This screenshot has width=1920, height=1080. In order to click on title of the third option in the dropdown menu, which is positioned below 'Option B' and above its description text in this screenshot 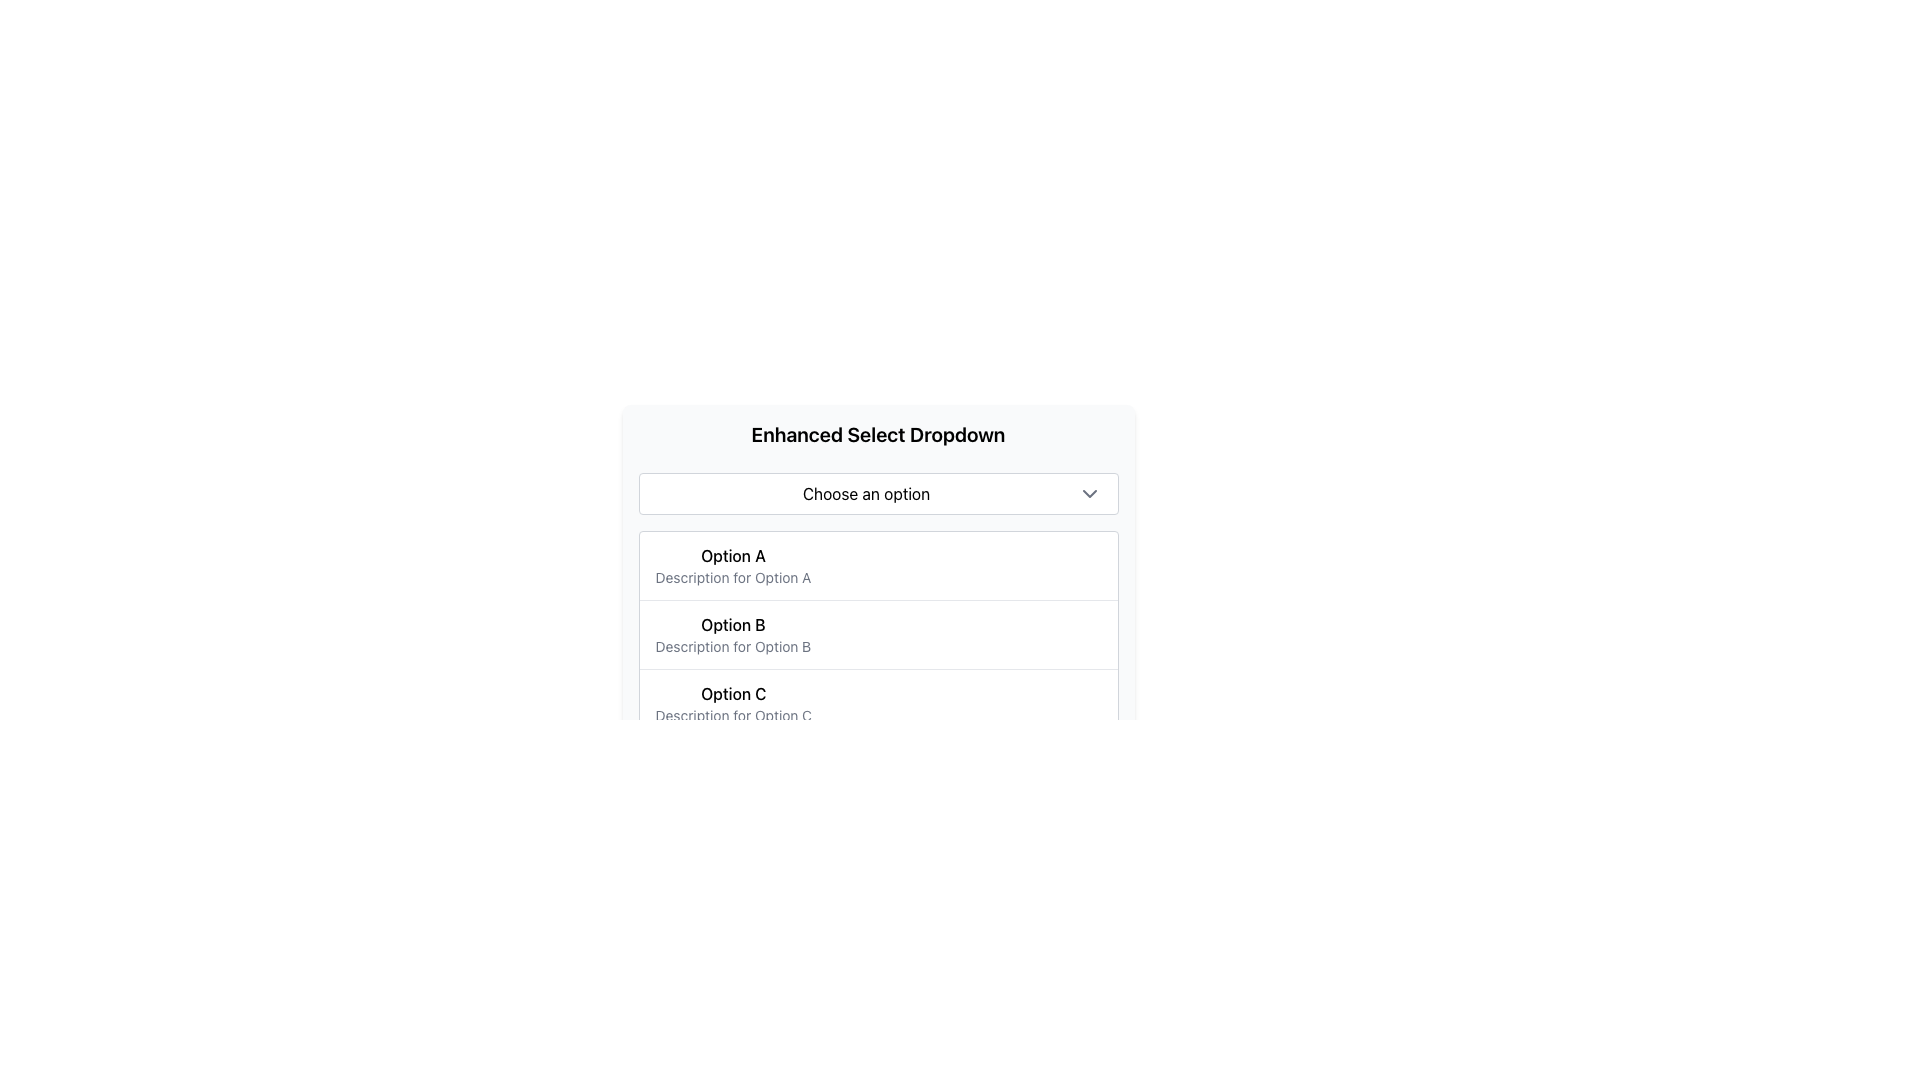, I will do `click(732, 693)`.